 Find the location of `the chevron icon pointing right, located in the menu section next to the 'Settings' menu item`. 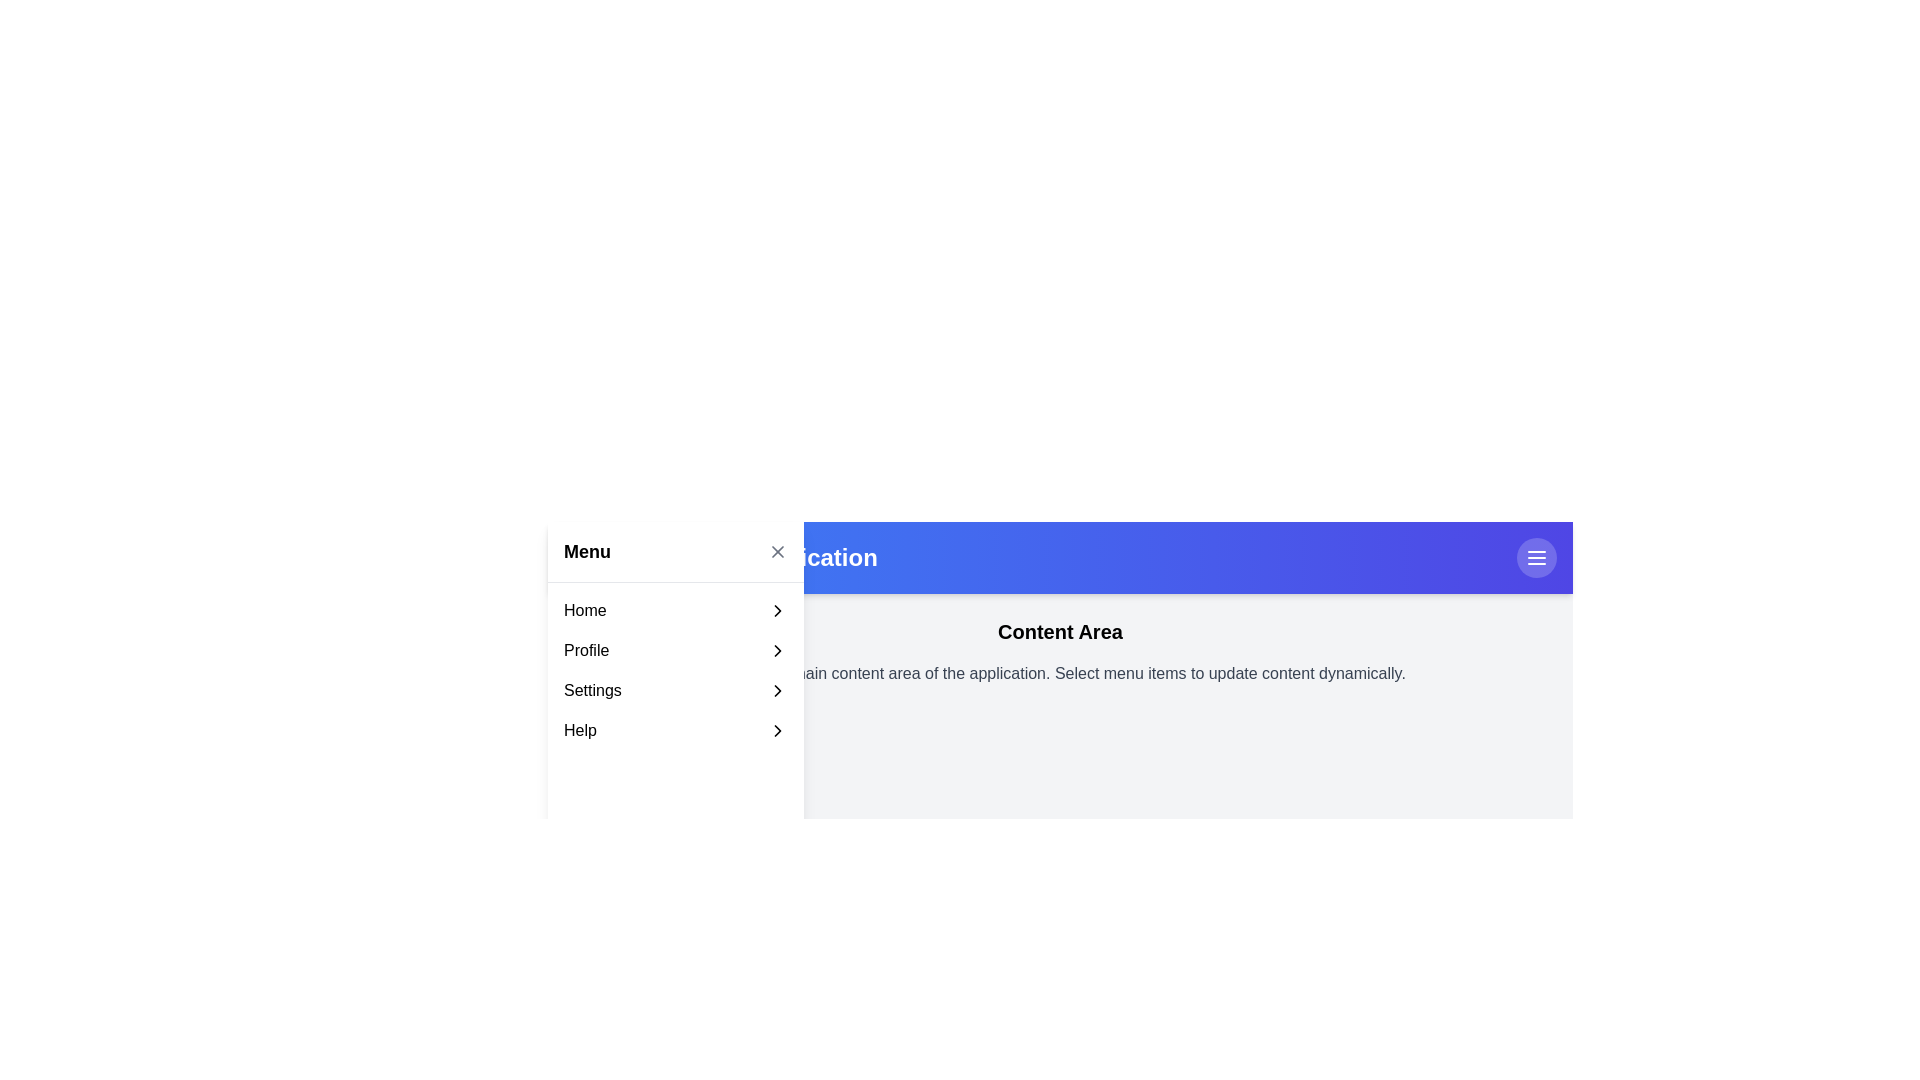

the chevron icon pointing right, located in the menu section next to the 'Settings' menu item is located at coordinates (776, 689).